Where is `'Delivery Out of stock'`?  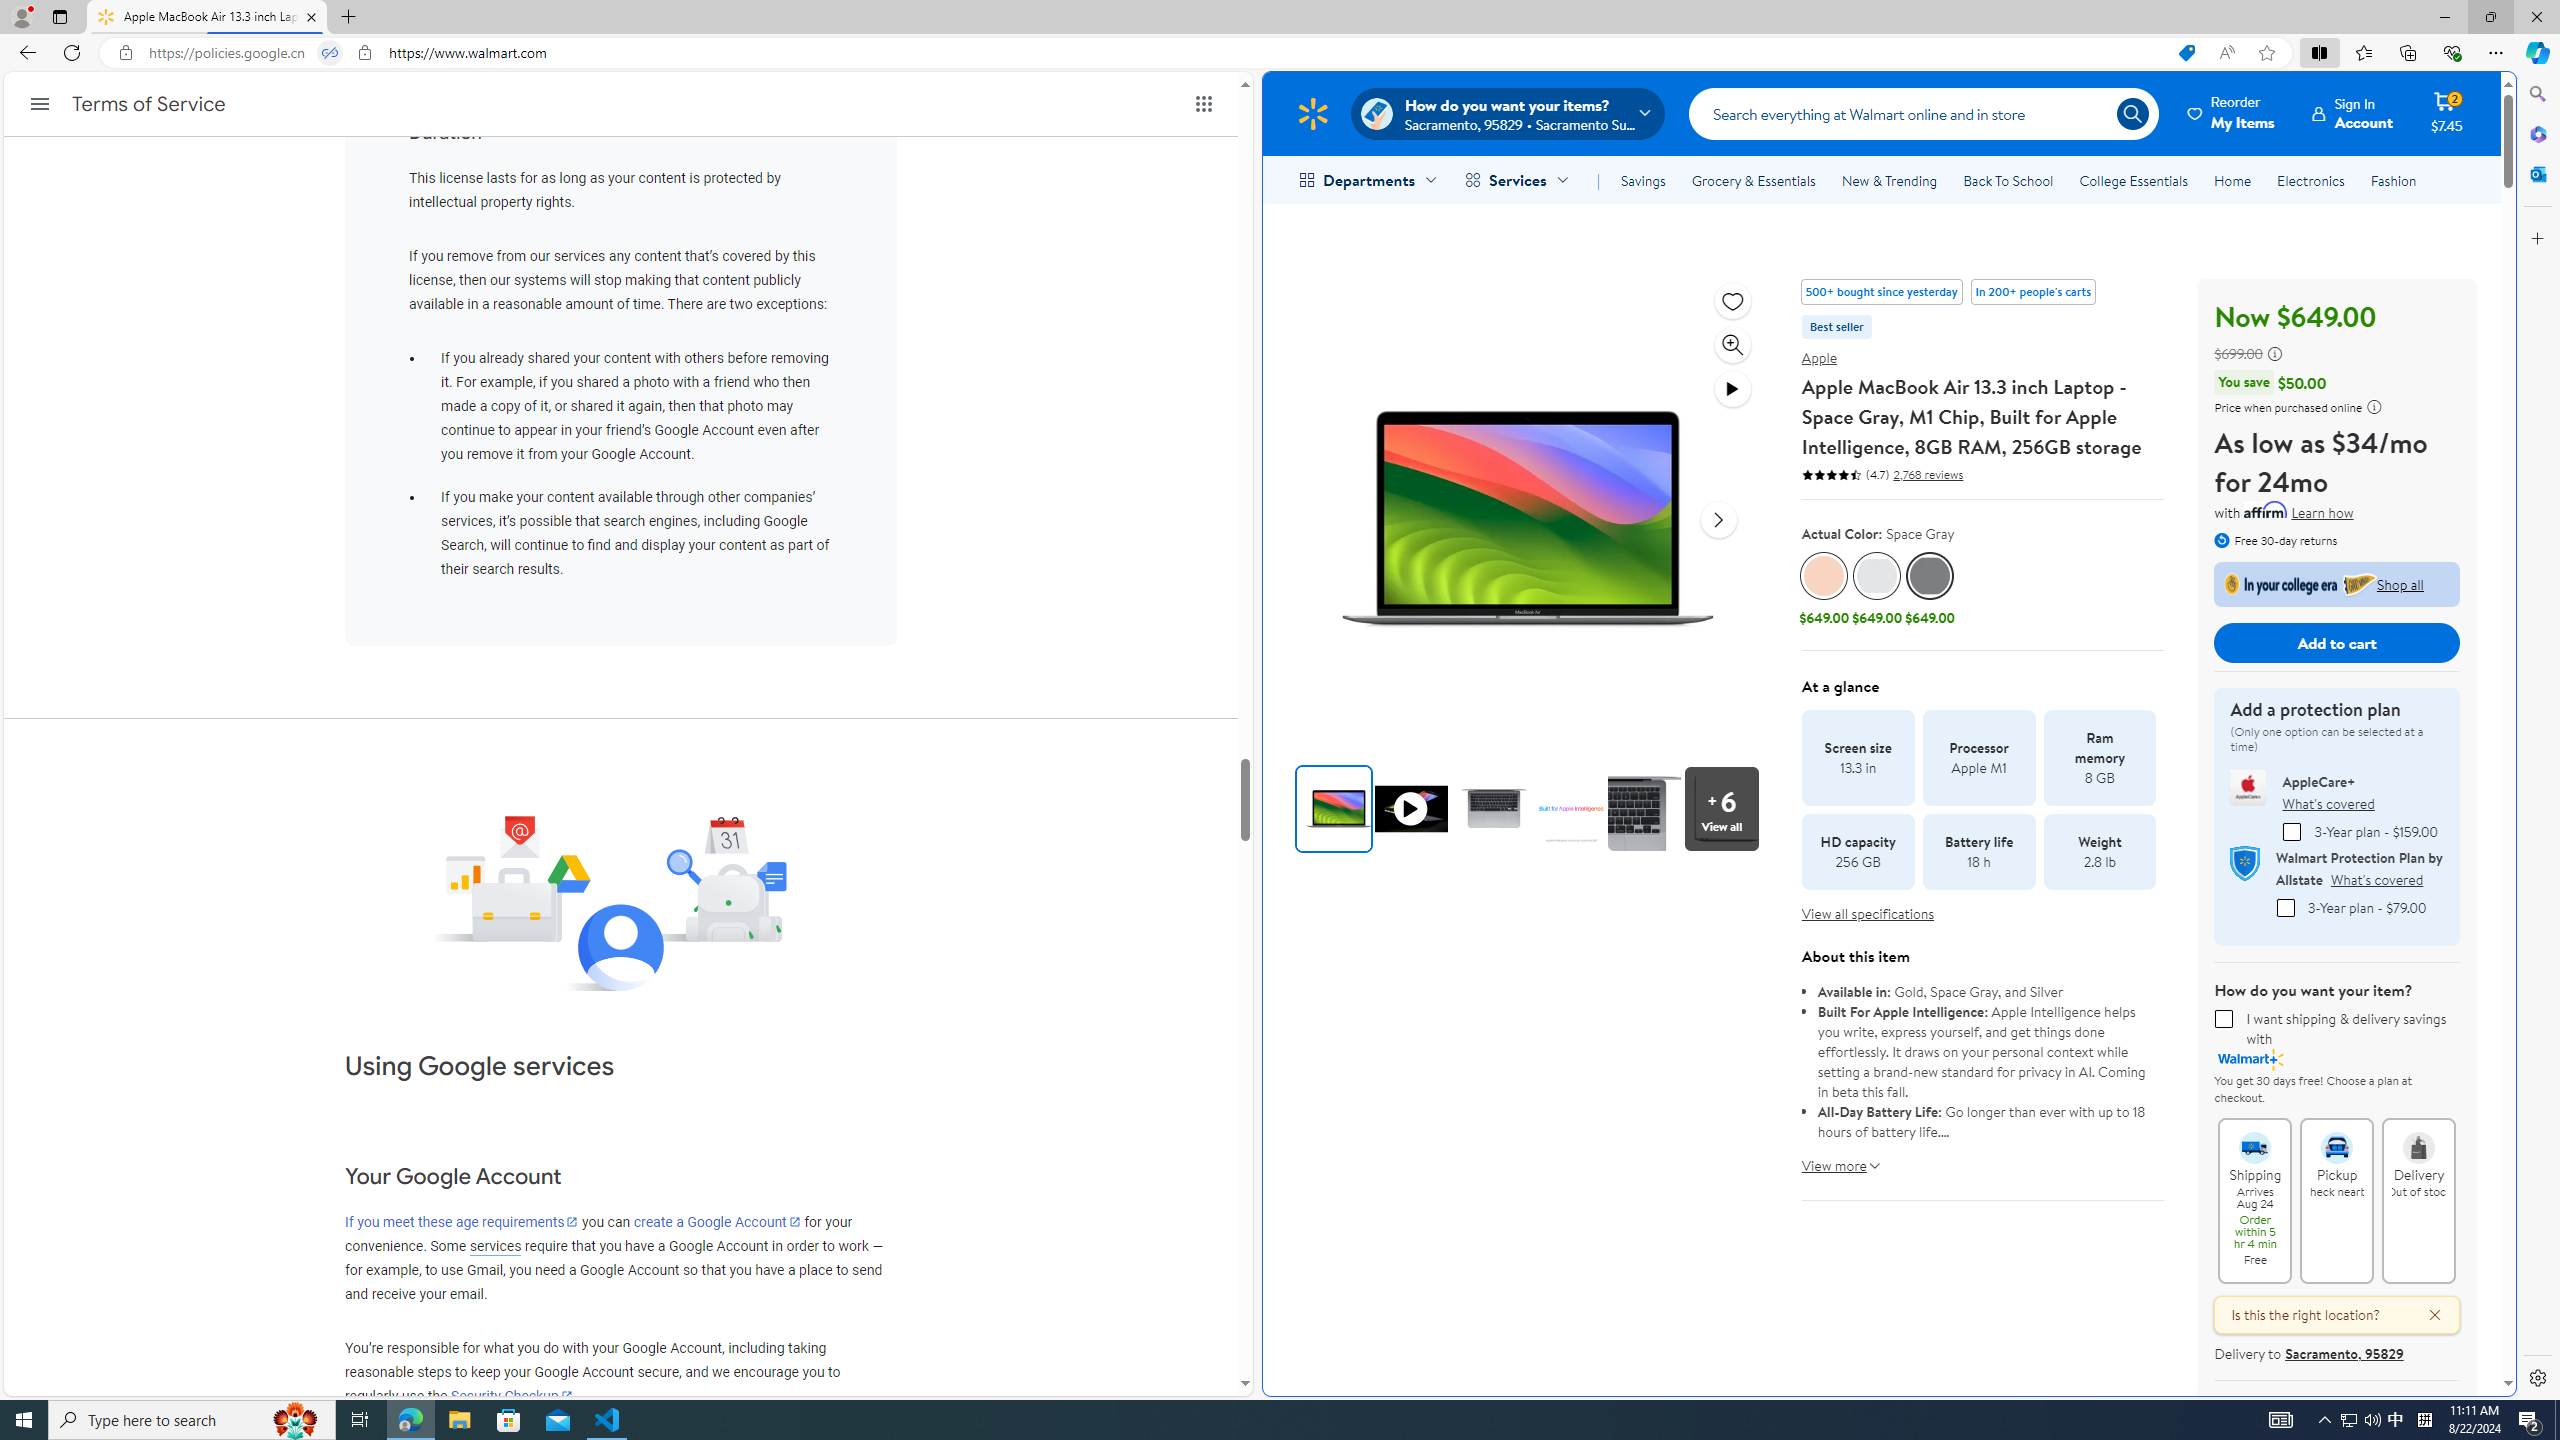 'Delivery Out of stock' is located at coordinates (2418, 1137).